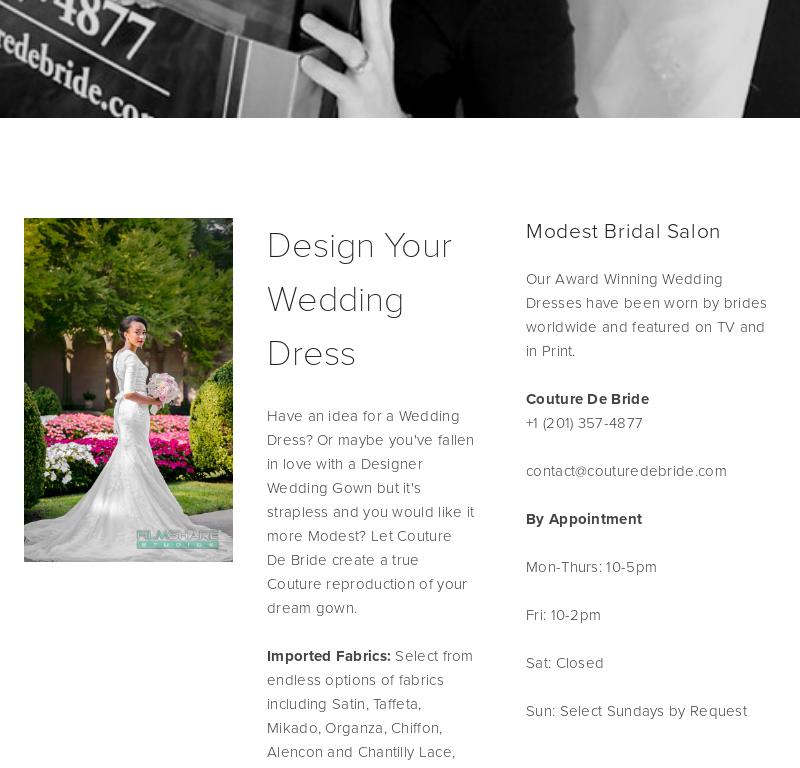  Describe the element at coordinates (645, 314) in the screenshot. I see `'Our Award Winning Wedding Dresses have been worn by brides worldwide and featured on TV and in Print.'` at that location.